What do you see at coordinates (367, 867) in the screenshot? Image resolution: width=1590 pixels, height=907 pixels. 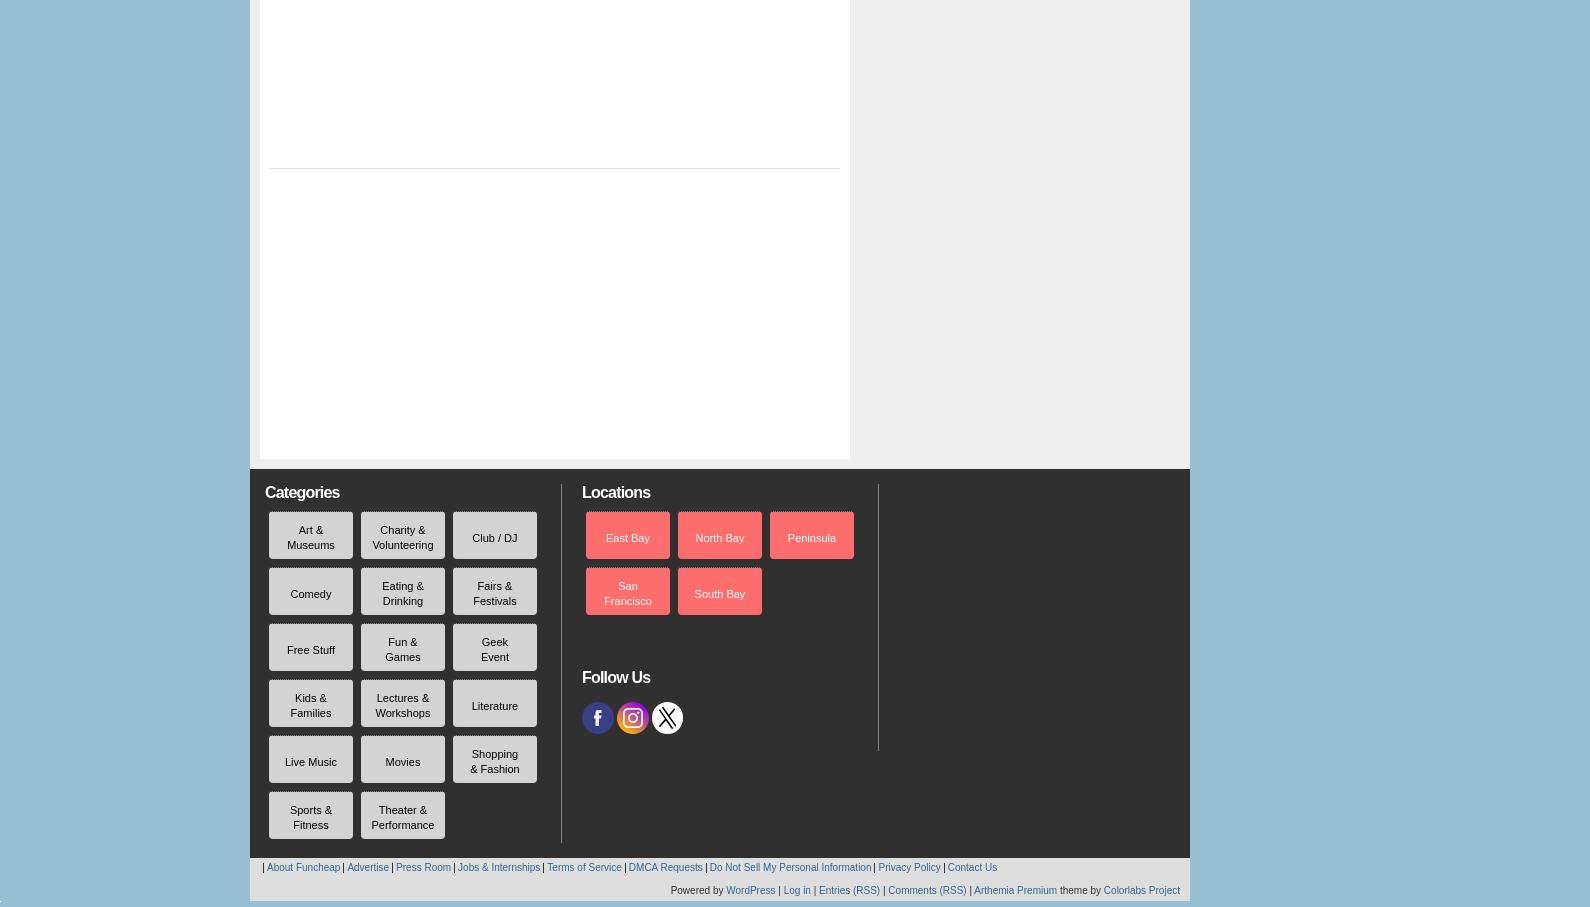 I see `'Advertise'` at bounding box center [367, 867].